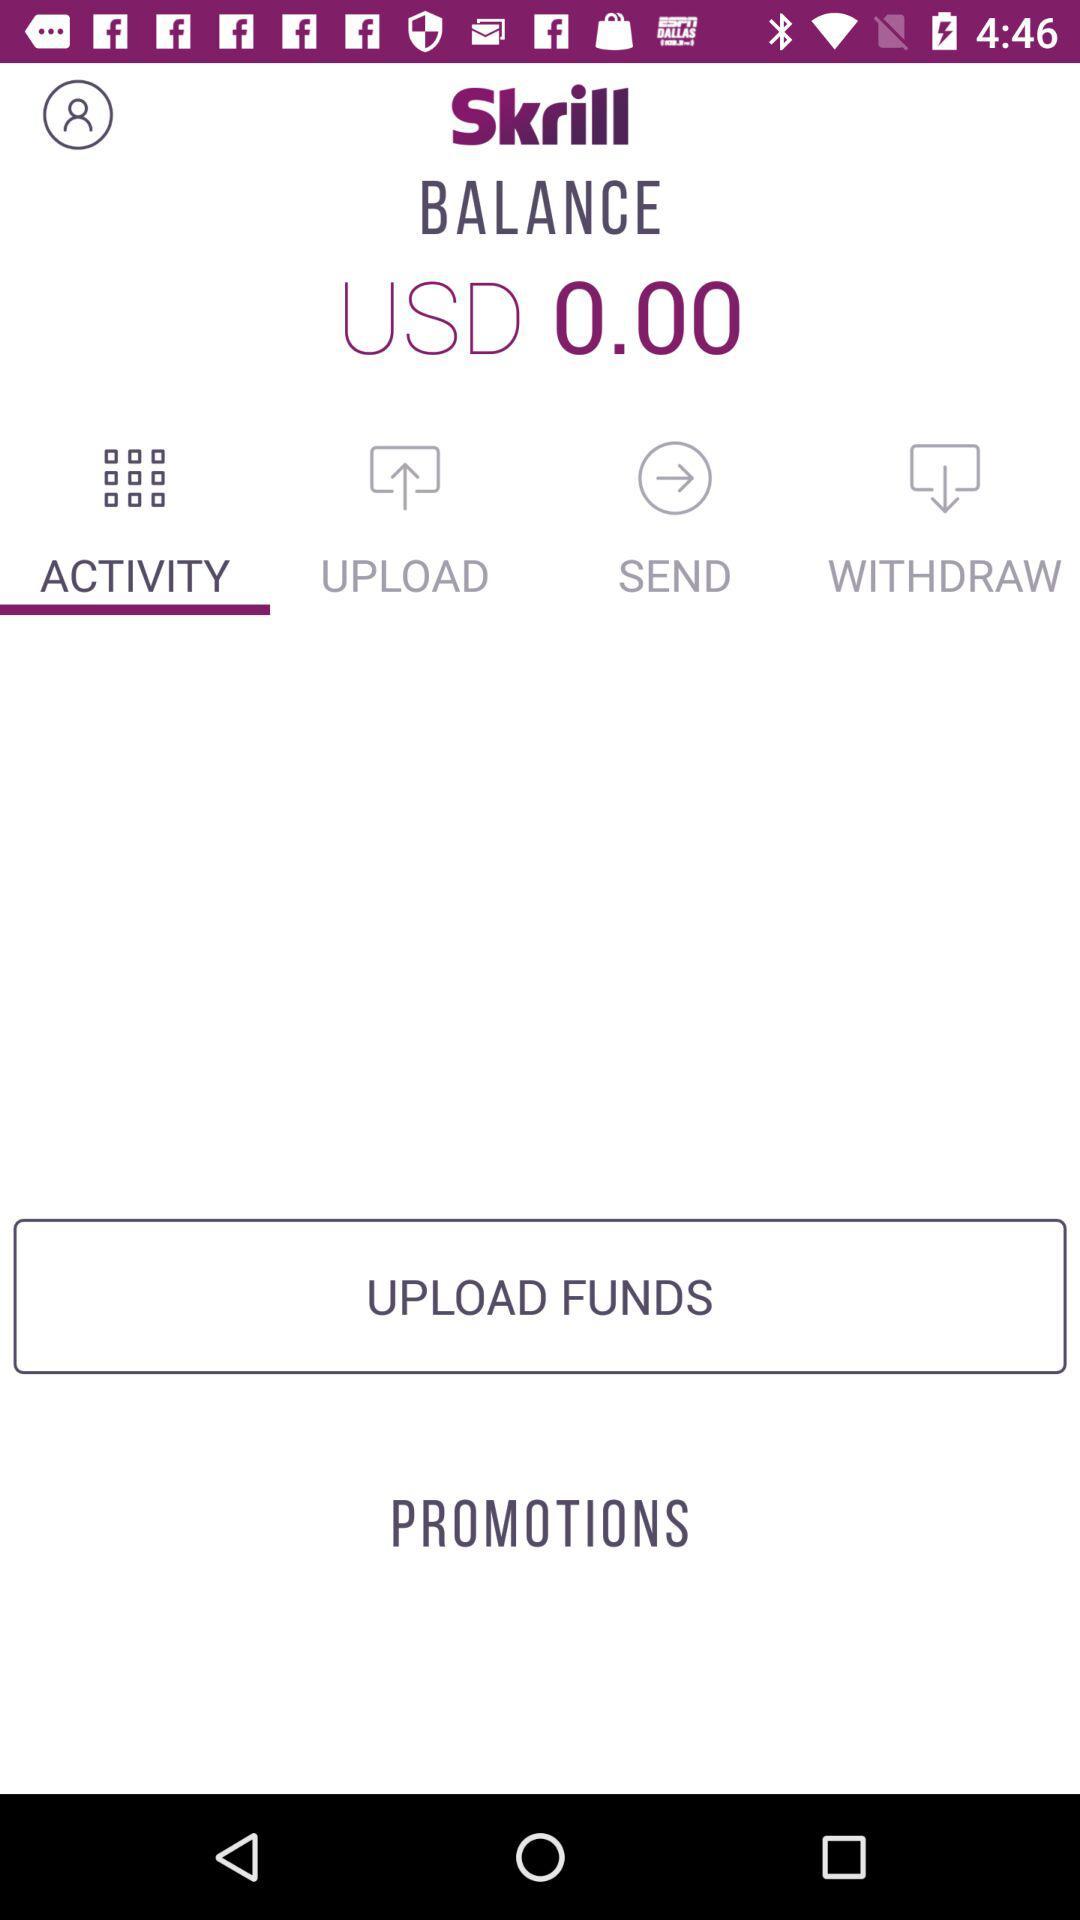  I want to click on activity, so click(135, 477).